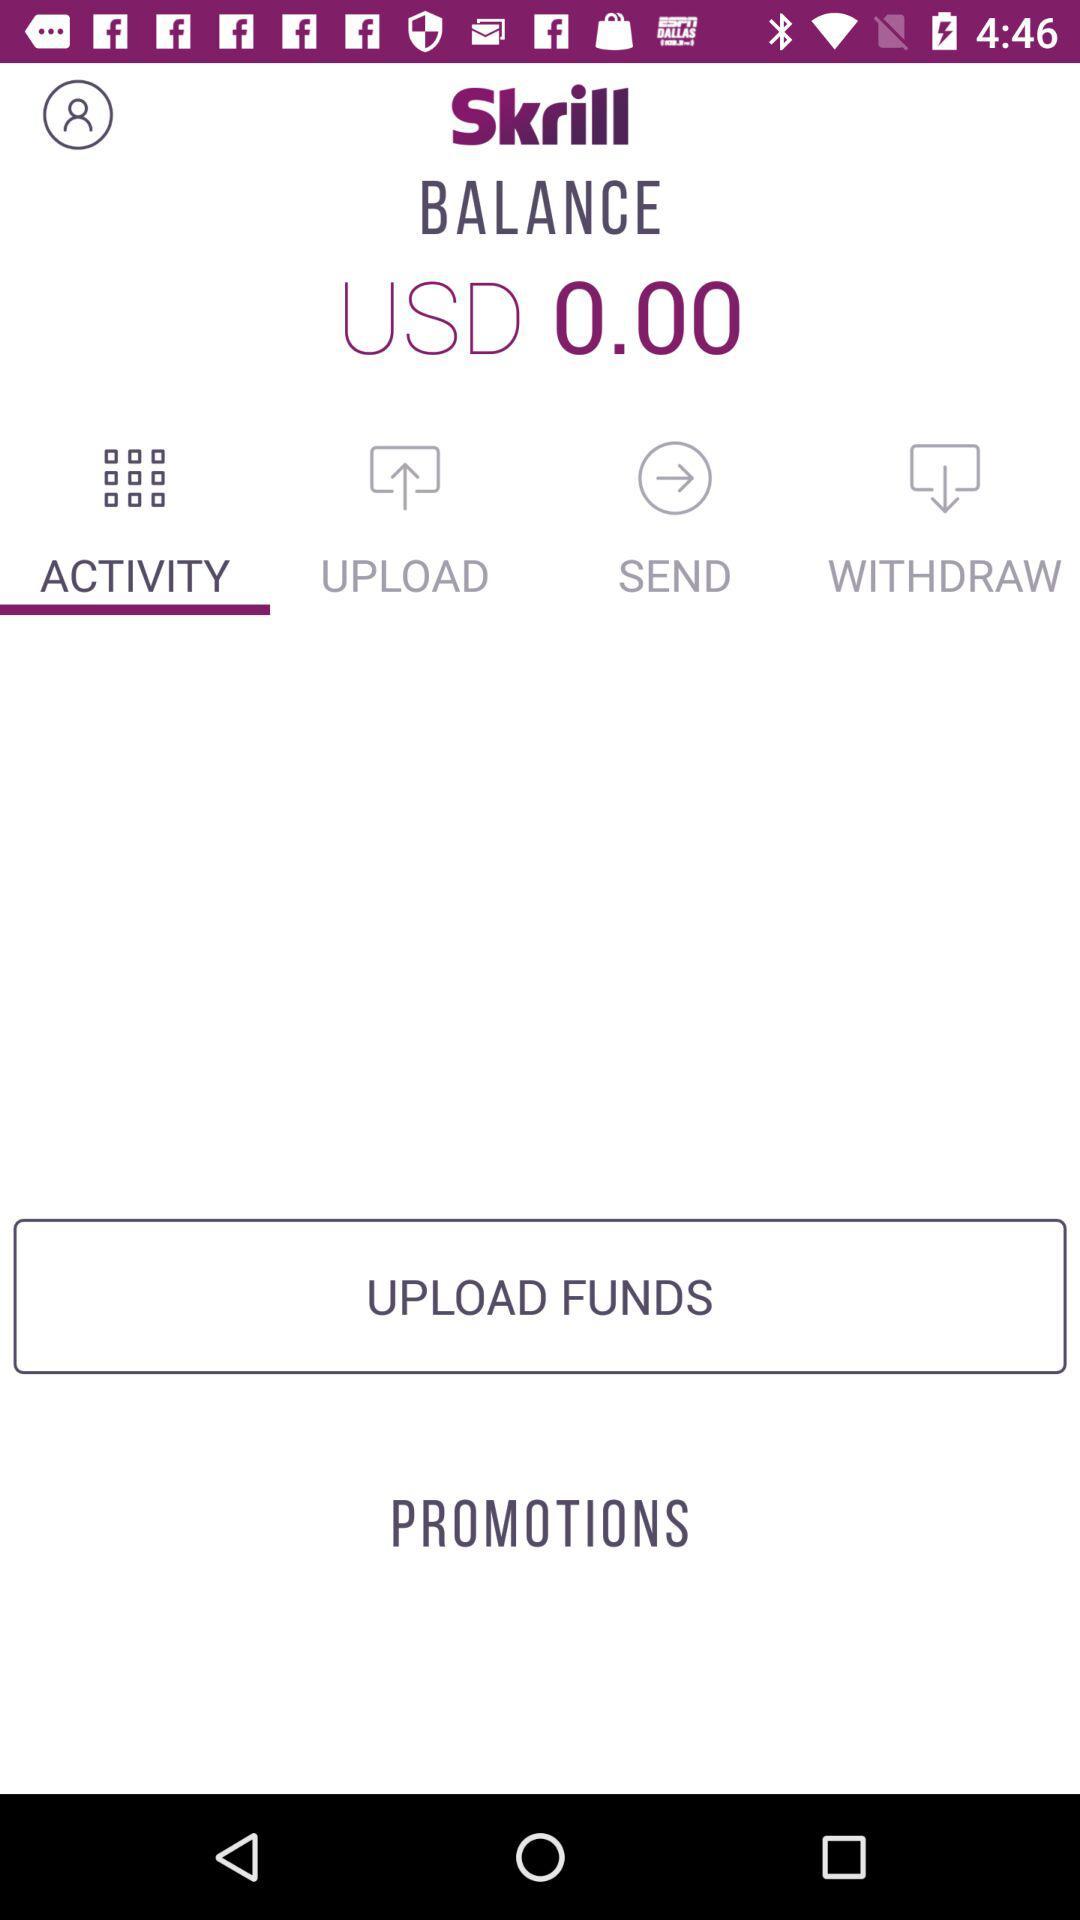  I want to click on activity, so click(135, 477).